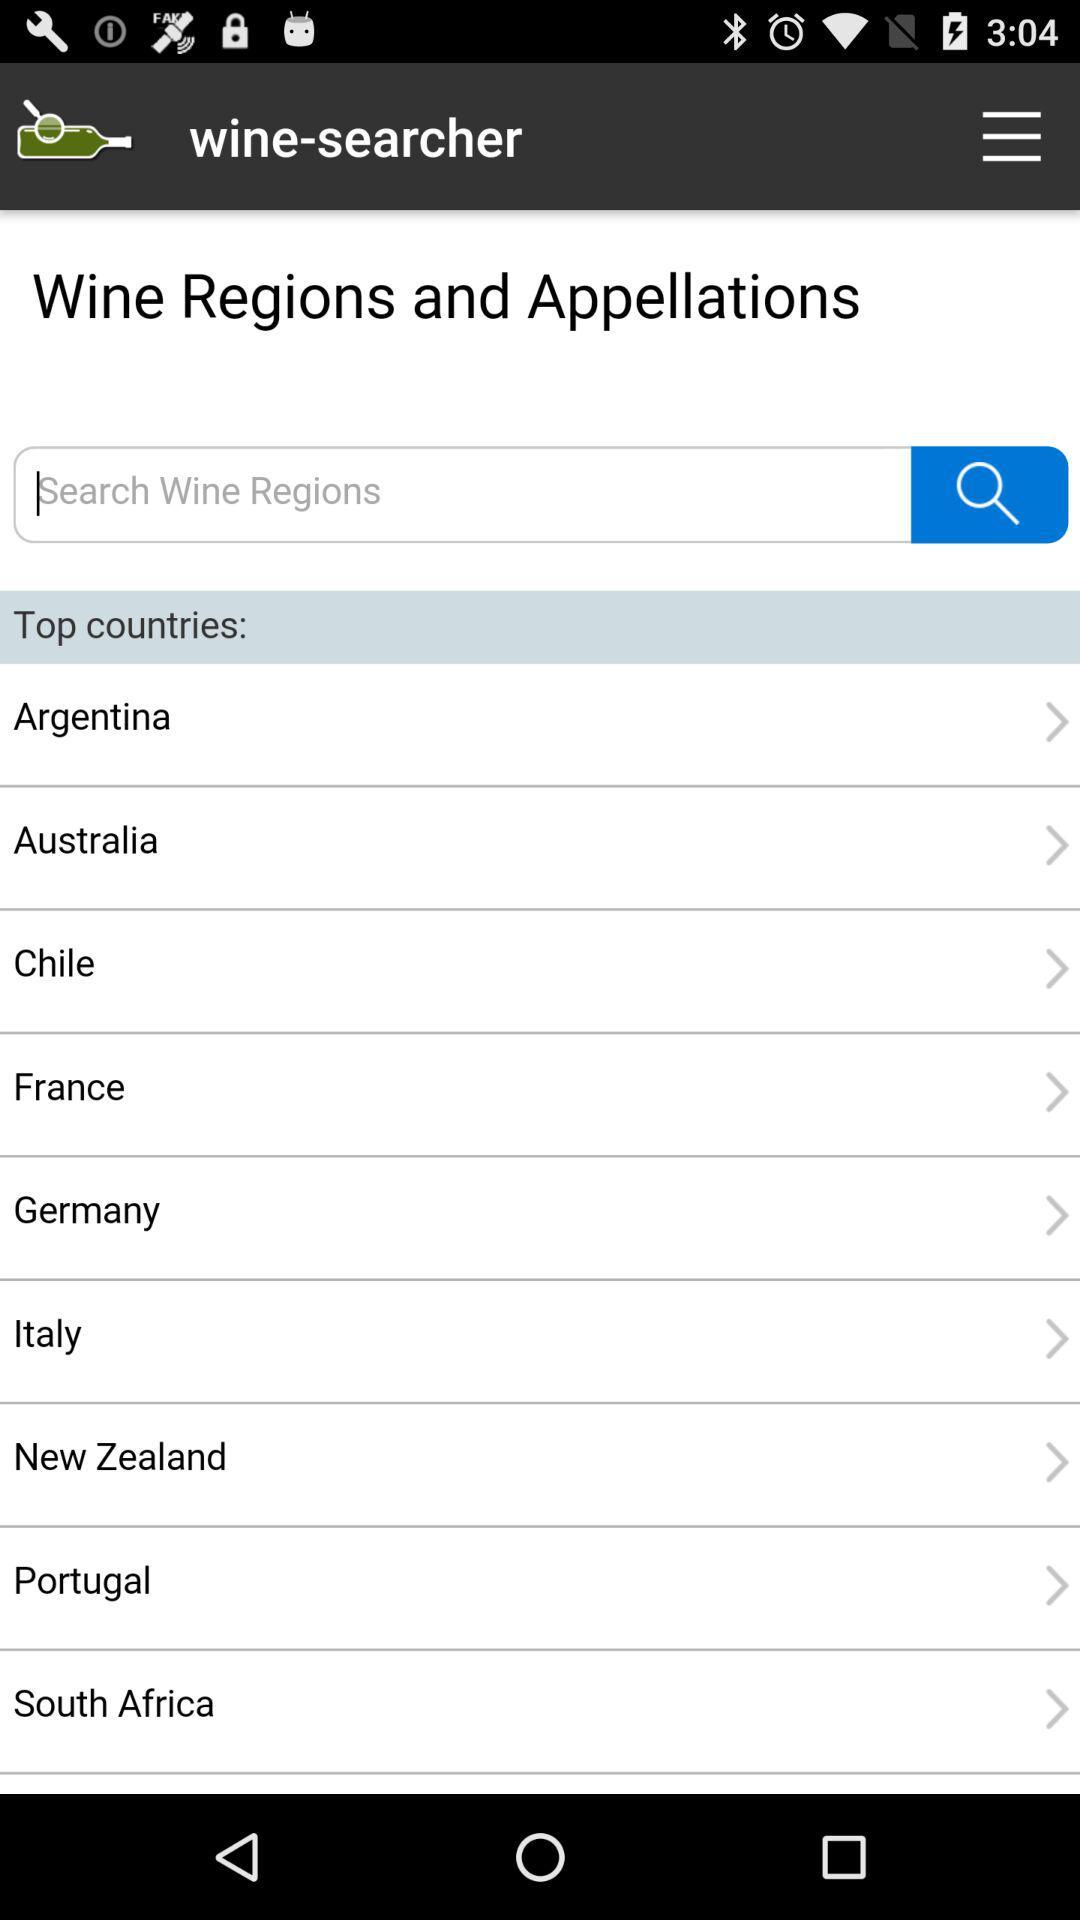 The image size is (1080, 1920). I want to click on wine region, so click(540, 1002).